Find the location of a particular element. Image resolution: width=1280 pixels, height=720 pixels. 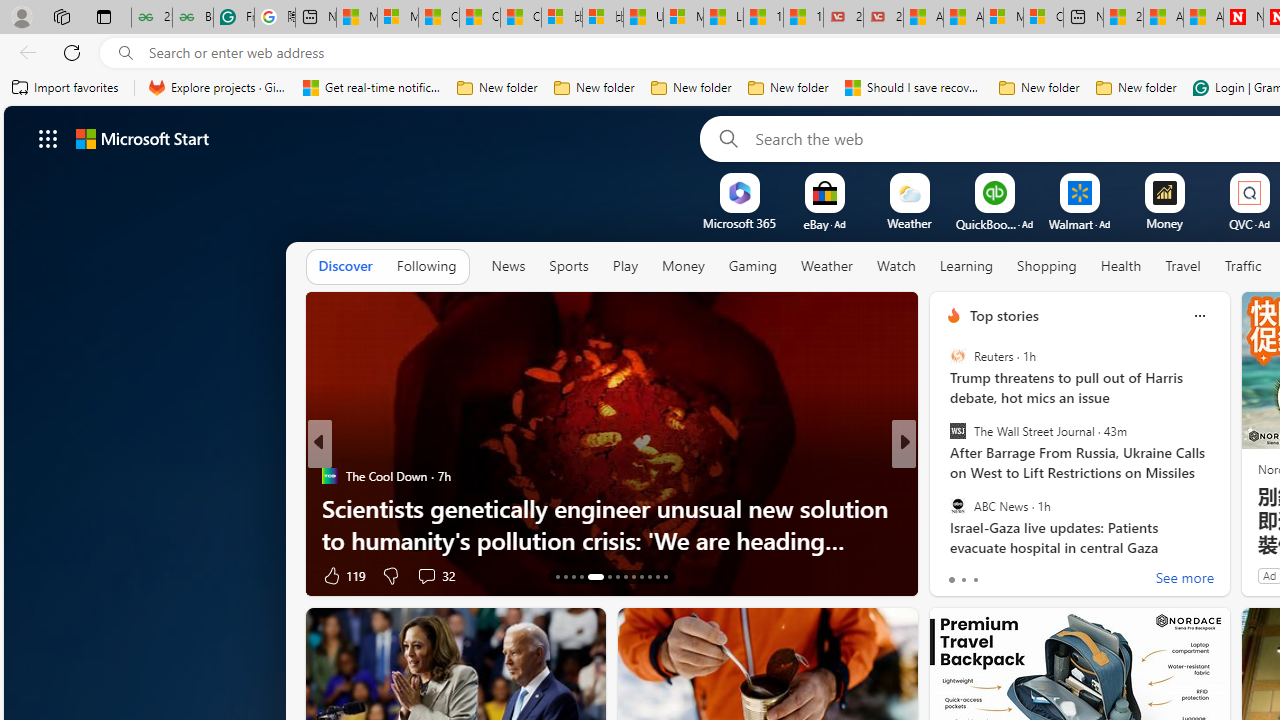

'AutomationID: tab-16' is located at coordinates (580, 577).